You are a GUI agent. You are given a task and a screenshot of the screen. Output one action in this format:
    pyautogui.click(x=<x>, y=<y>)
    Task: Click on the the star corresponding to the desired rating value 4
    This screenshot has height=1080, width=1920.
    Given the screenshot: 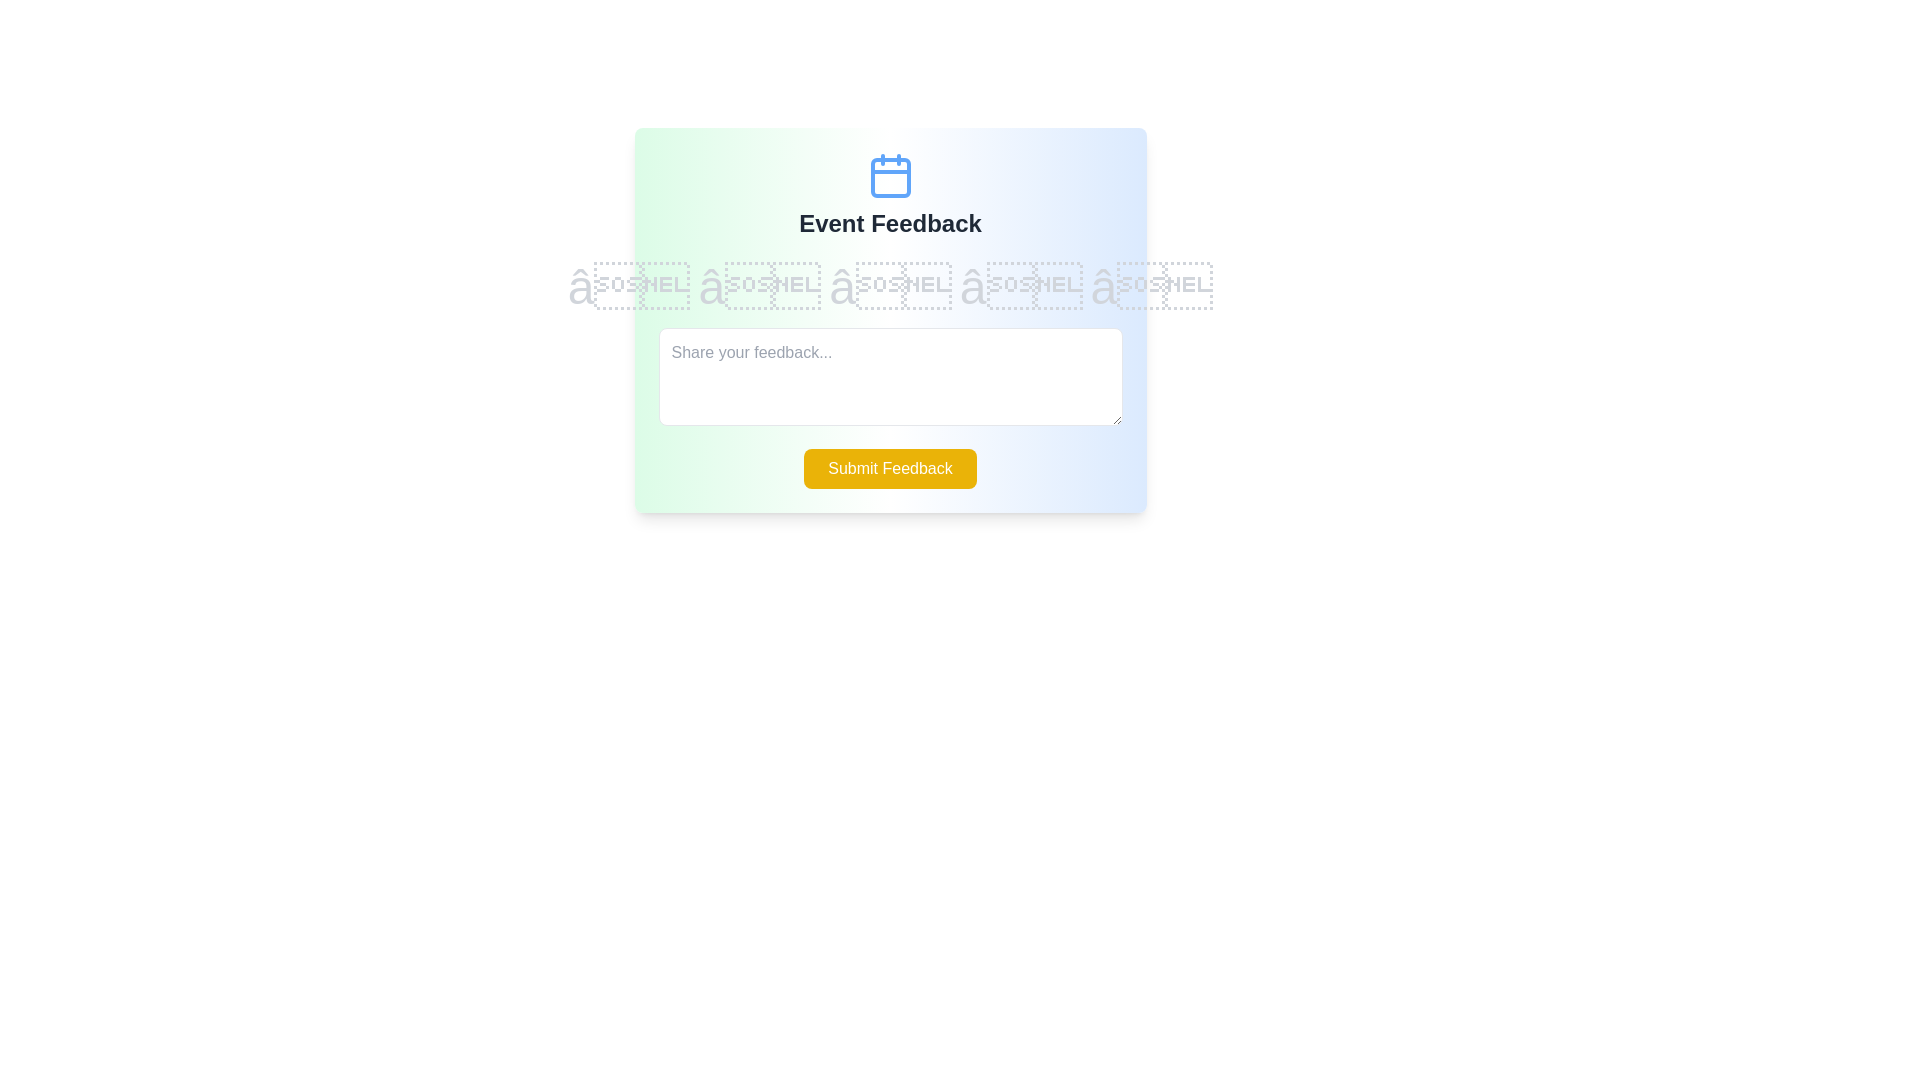 What is the action you would take?
    pyautogui.click(x=1021, y=288)
    